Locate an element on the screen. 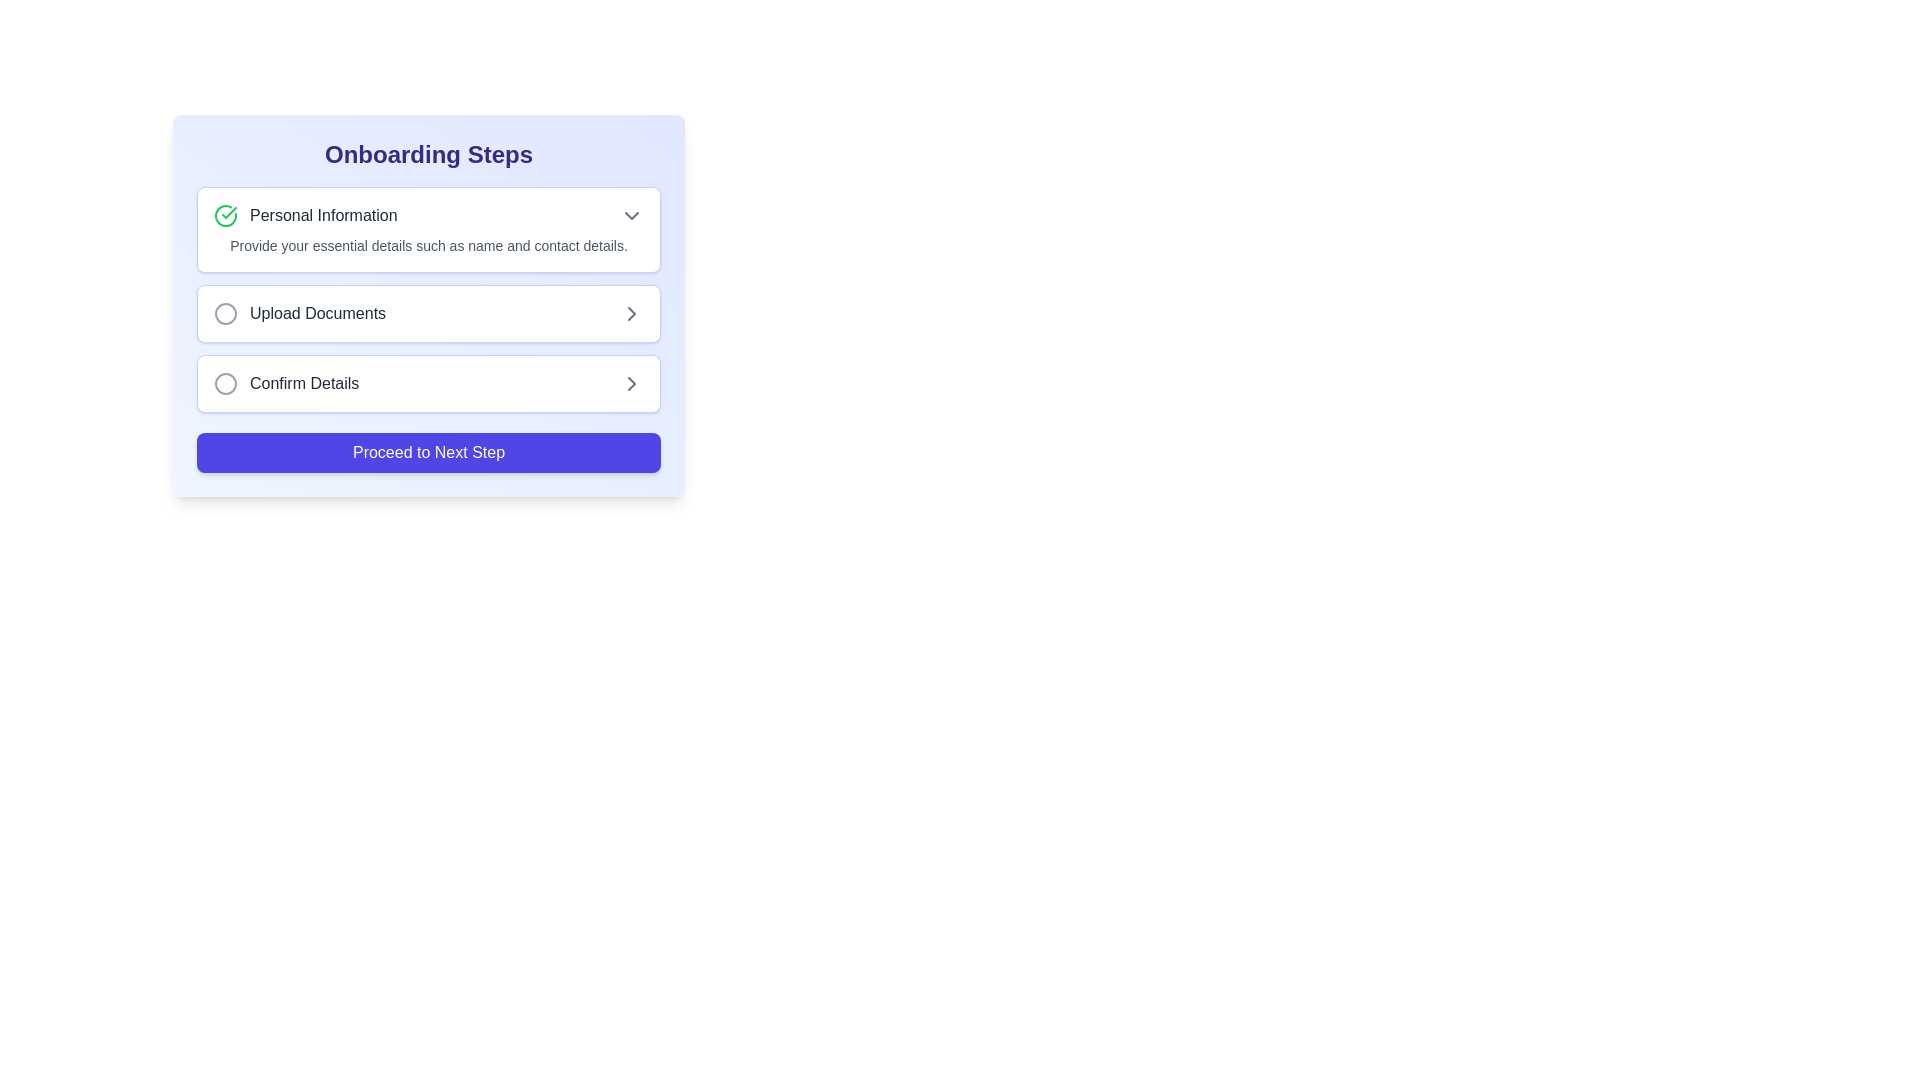  the interactive card labeled 'Confirm Details' is located at coordinates (427, 384).